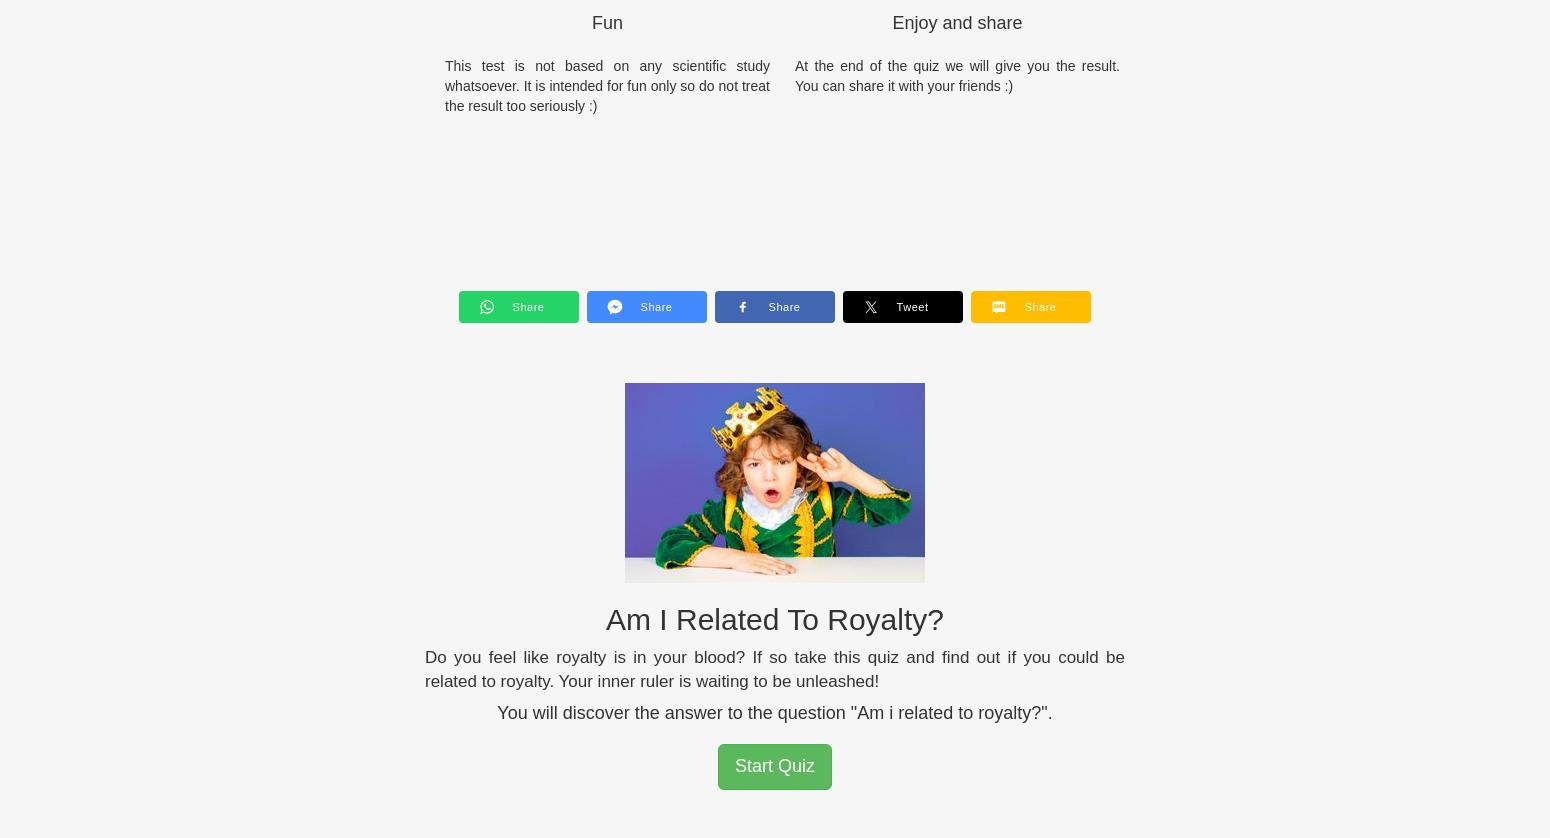  I want to click on 'At the end of the quiz we will give you the result. 
You can share it with your friends :)', so click(956, 75).